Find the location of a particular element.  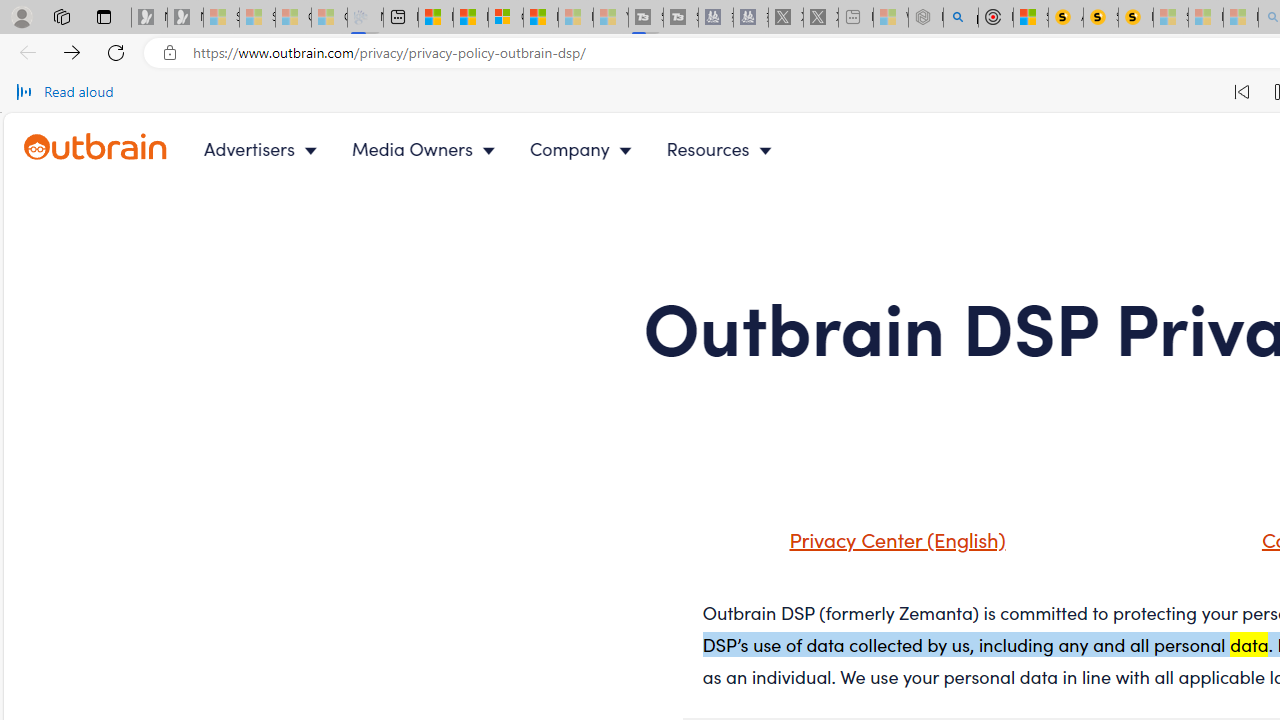

'Michelle Starr, Senior Journalist at ScienceAlert' is located at coordinates (1136, 17).